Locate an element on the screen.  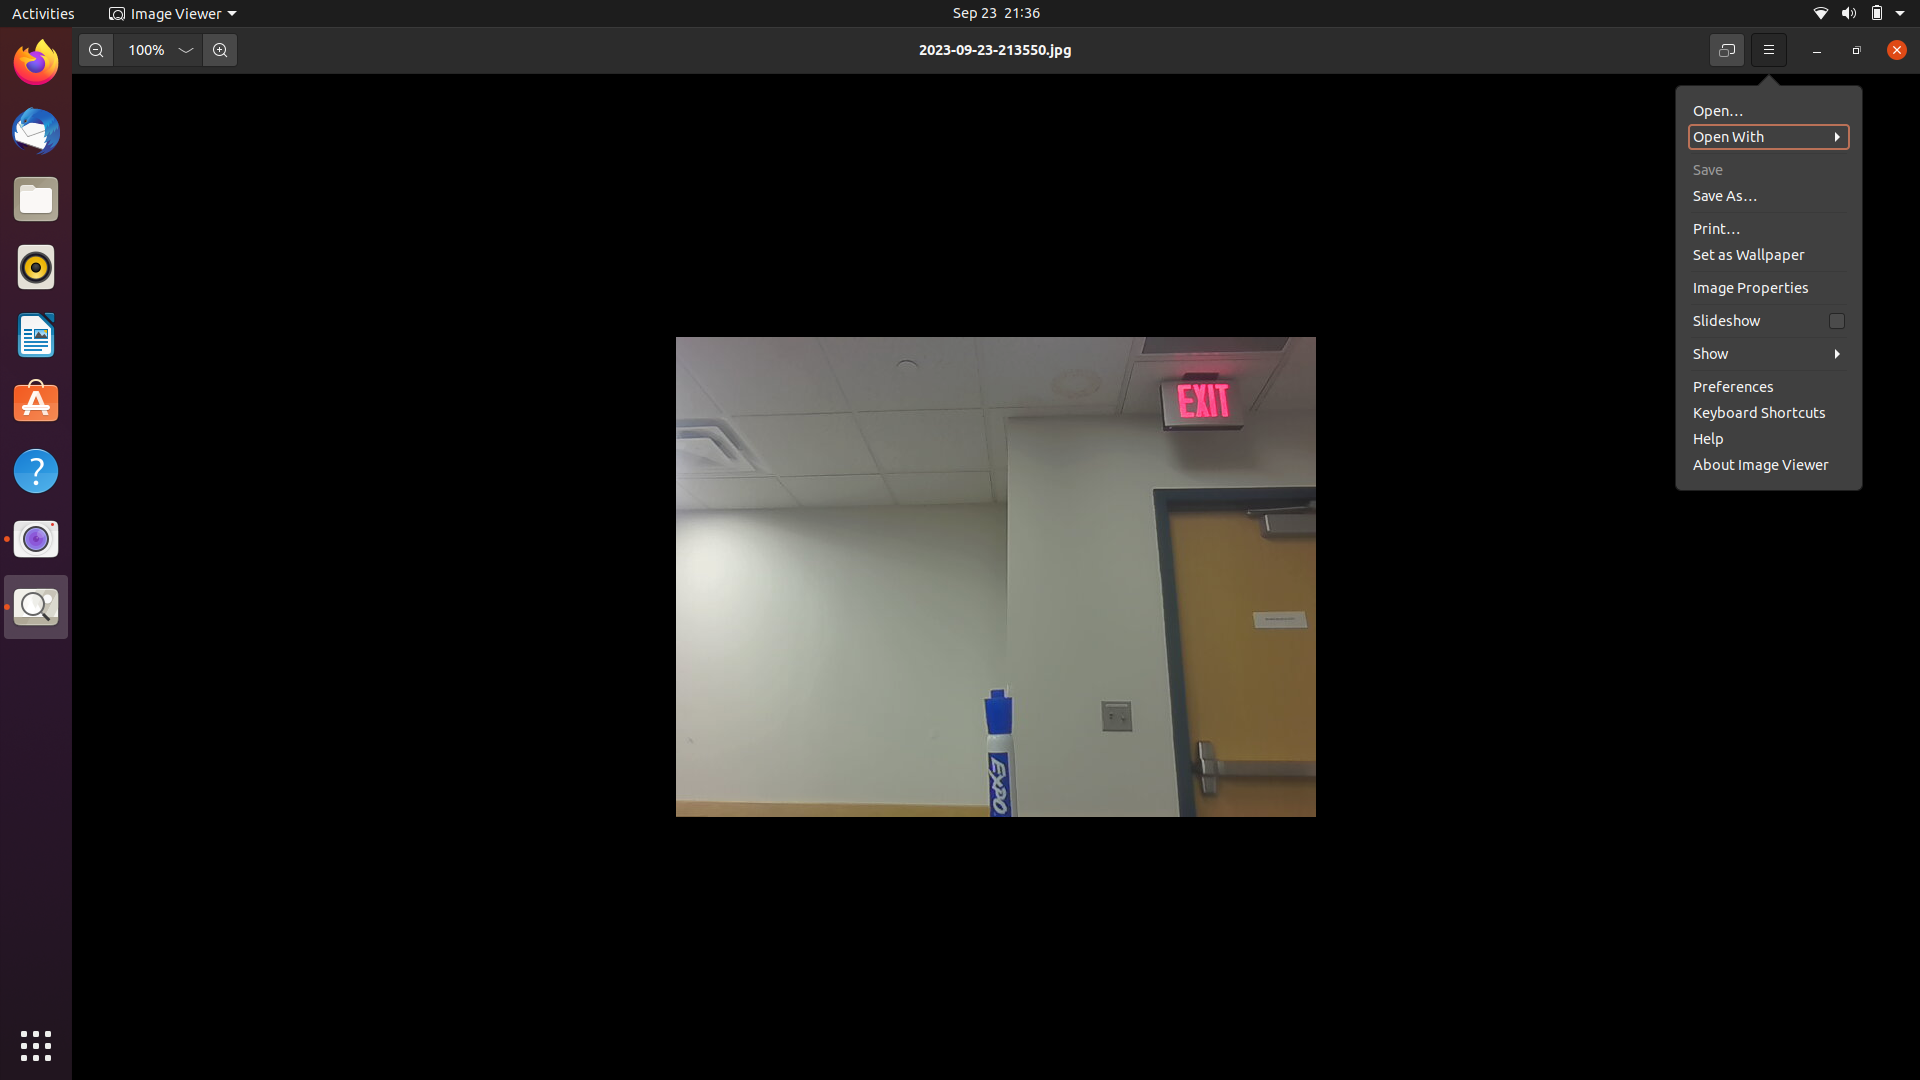
Decrease the image size once is located at coordinates (94, 49).